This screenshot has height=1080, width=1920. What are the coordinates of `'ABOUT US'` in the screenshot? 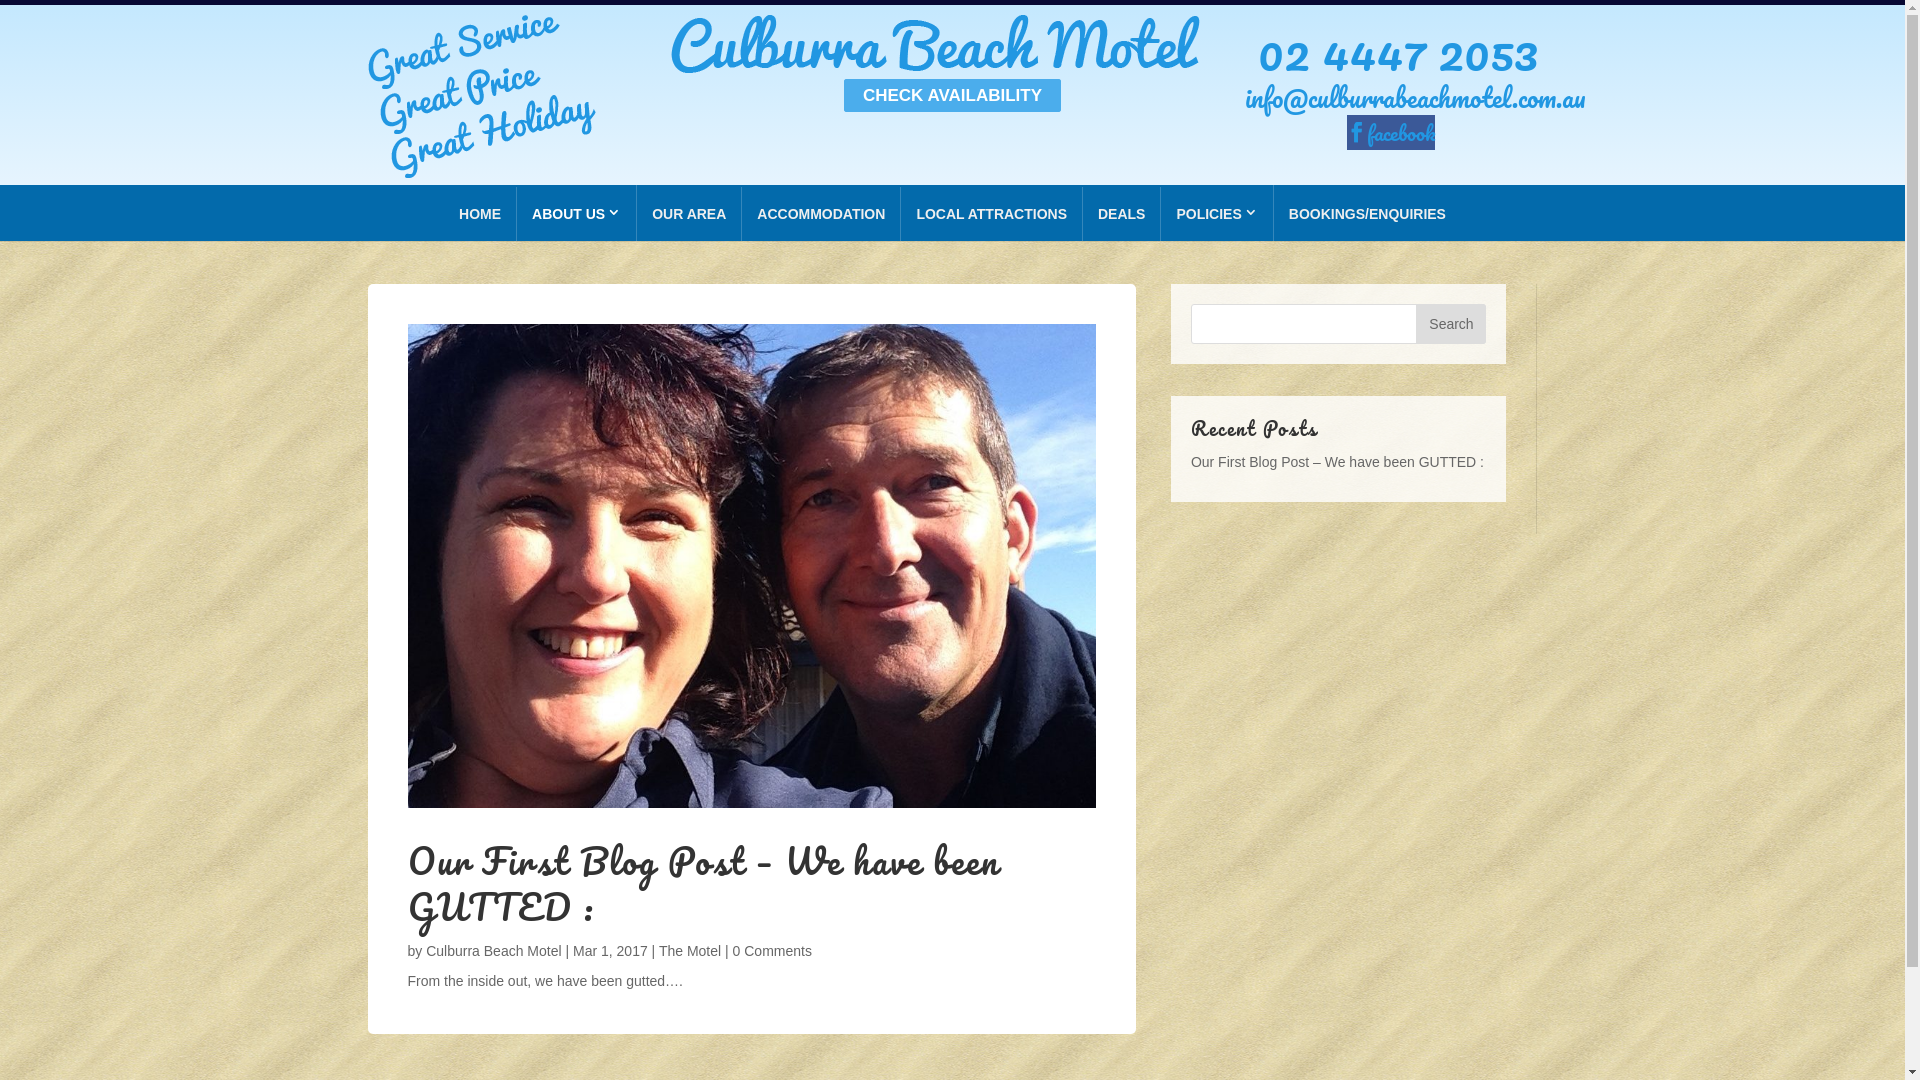 It's located at (517, 212).